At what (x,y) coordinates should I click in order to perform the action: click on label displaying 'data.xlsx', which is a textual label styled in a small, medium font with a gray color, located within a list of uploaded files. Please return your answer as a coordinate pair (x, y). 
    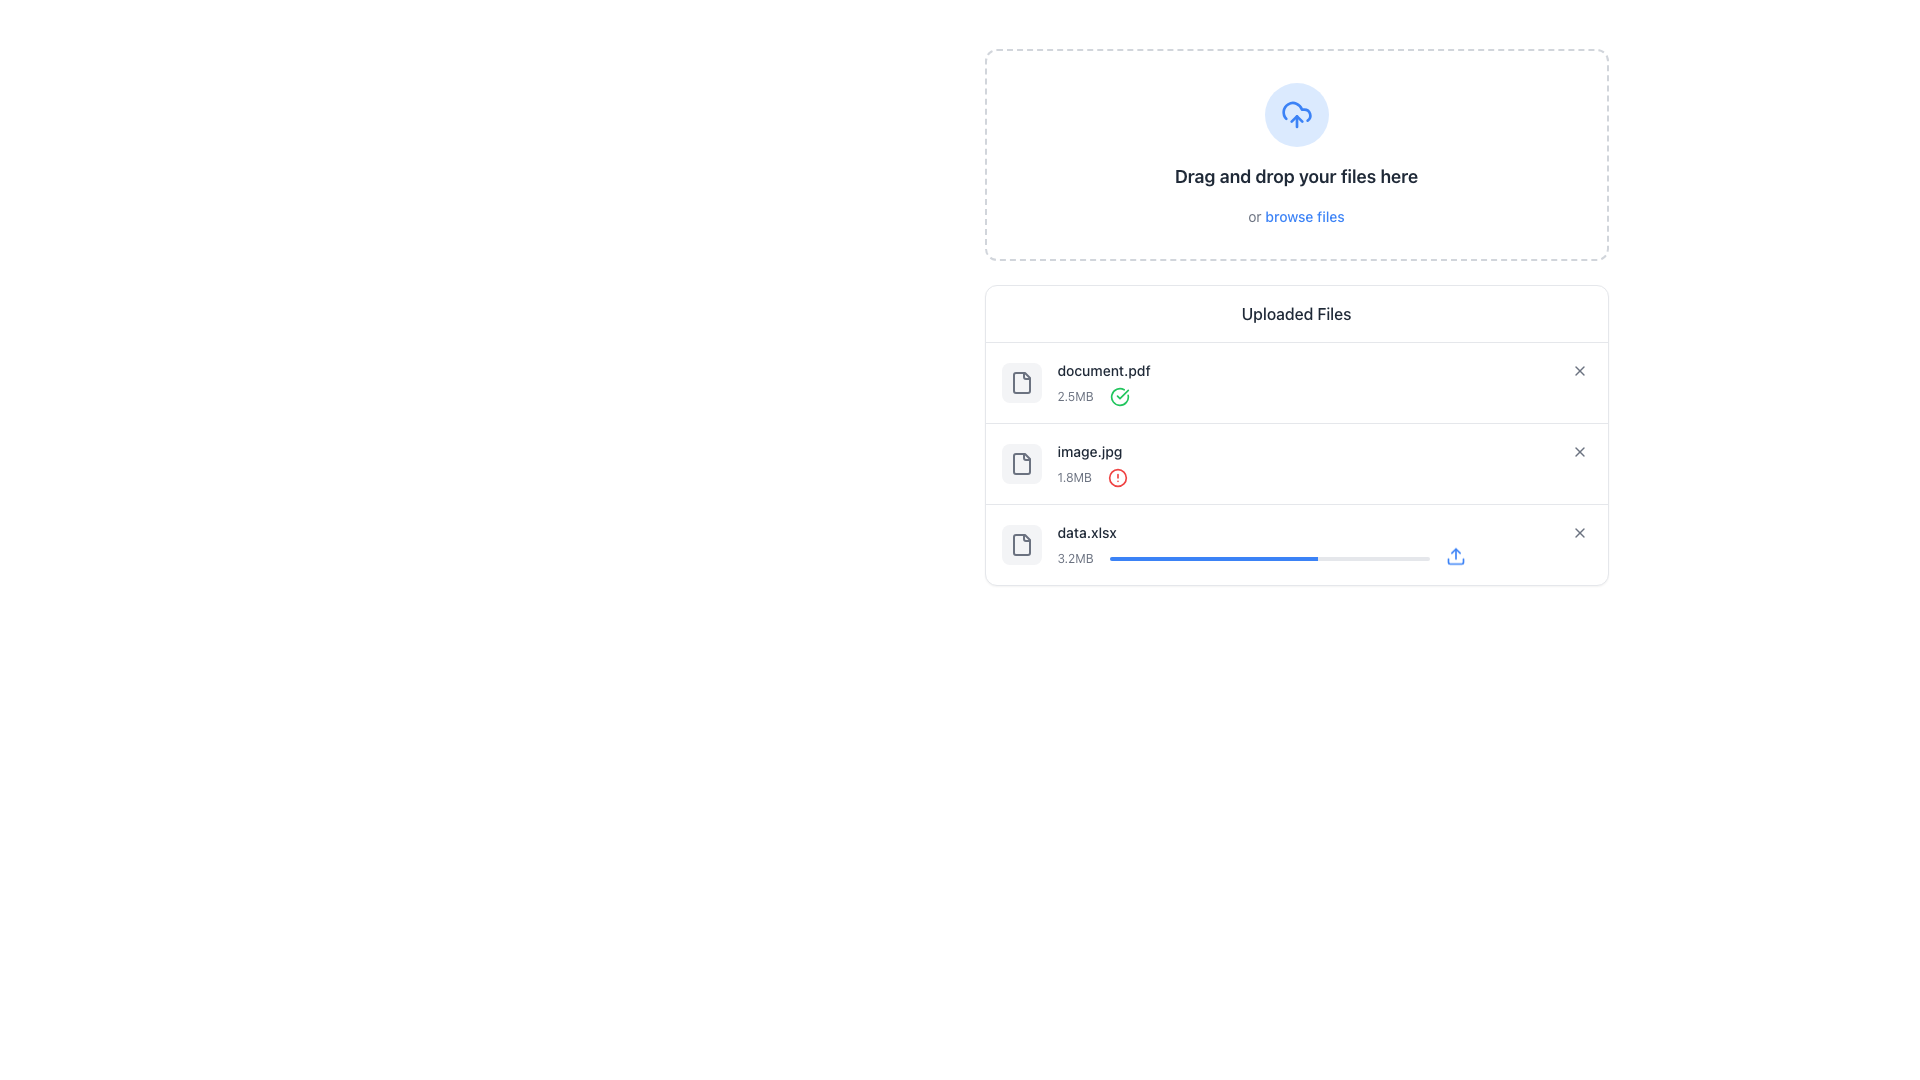
    Looking at the image, I should click on (1086, 531).